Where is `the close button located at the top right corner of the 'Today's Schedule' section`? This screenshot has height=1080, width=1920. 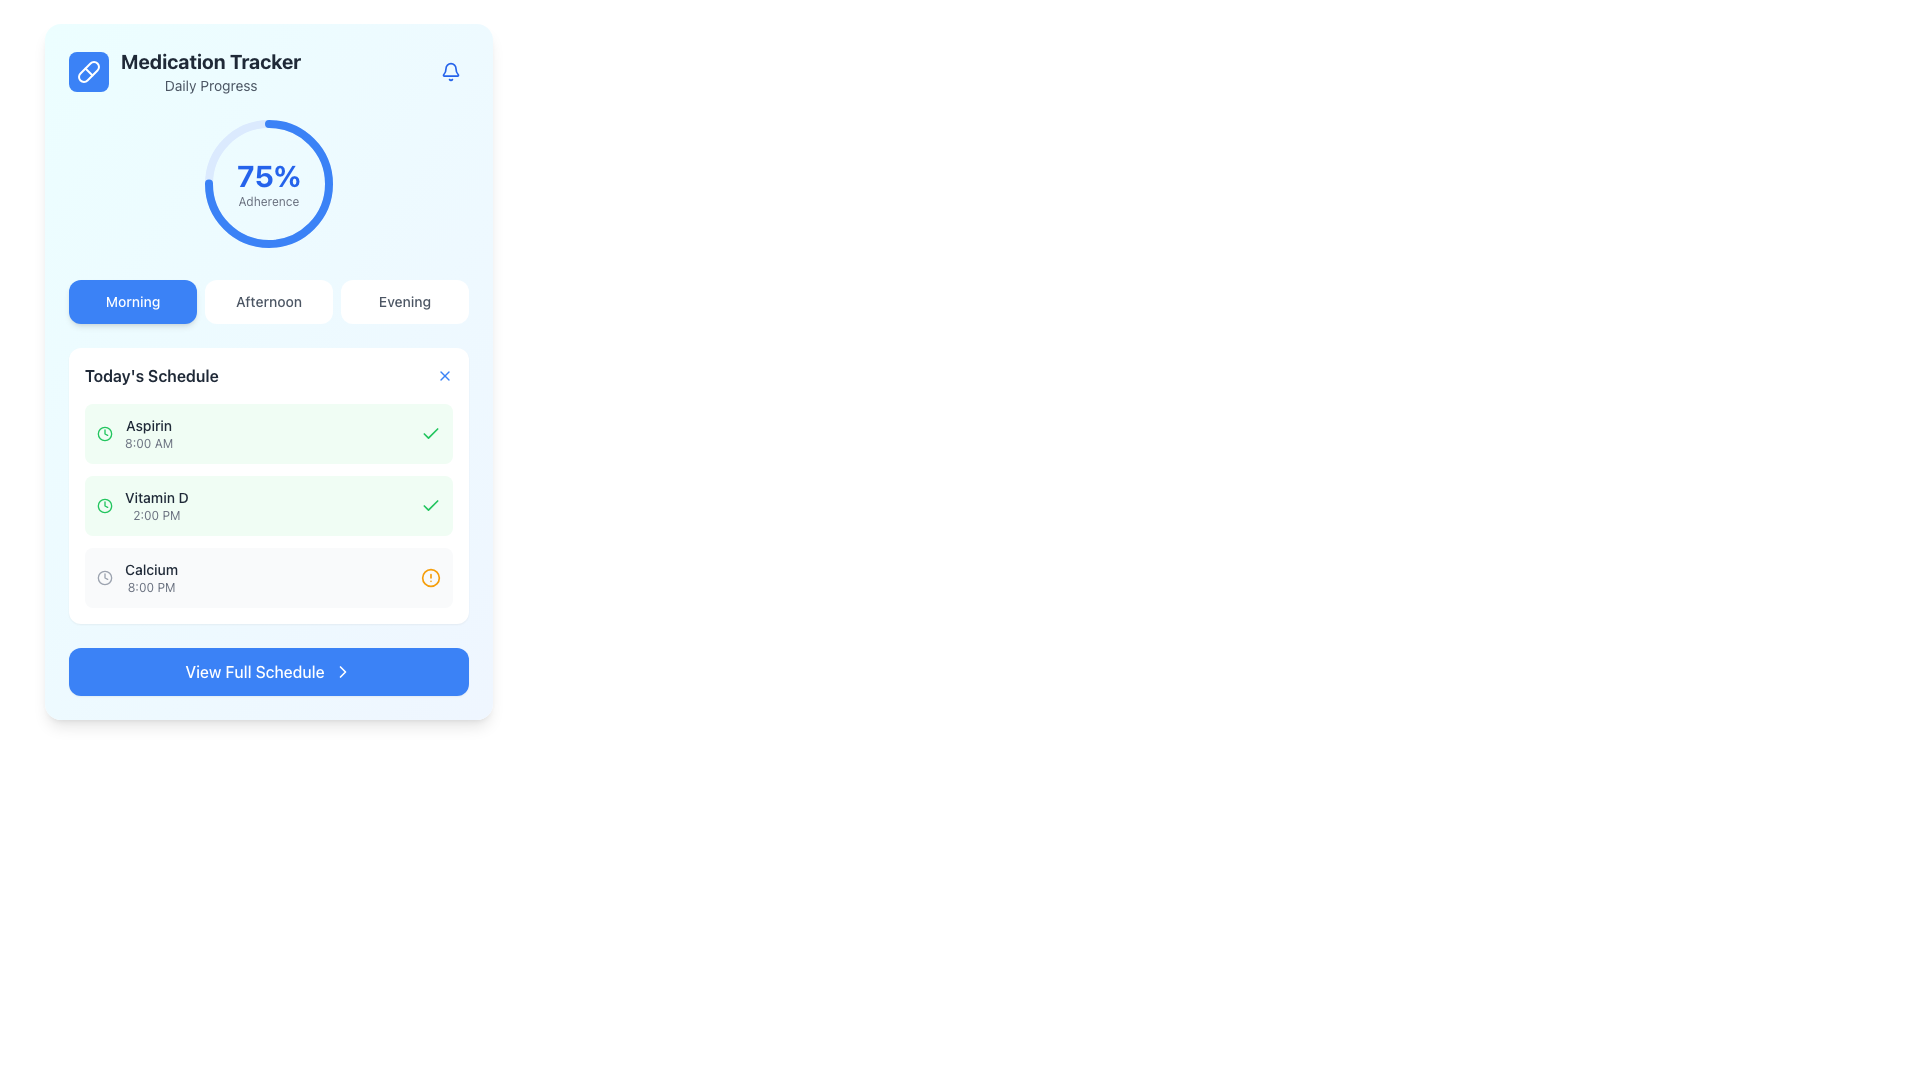
the close button located at the top right corner of the 'Today's Schedule' section is located at coordinates (444, 375).